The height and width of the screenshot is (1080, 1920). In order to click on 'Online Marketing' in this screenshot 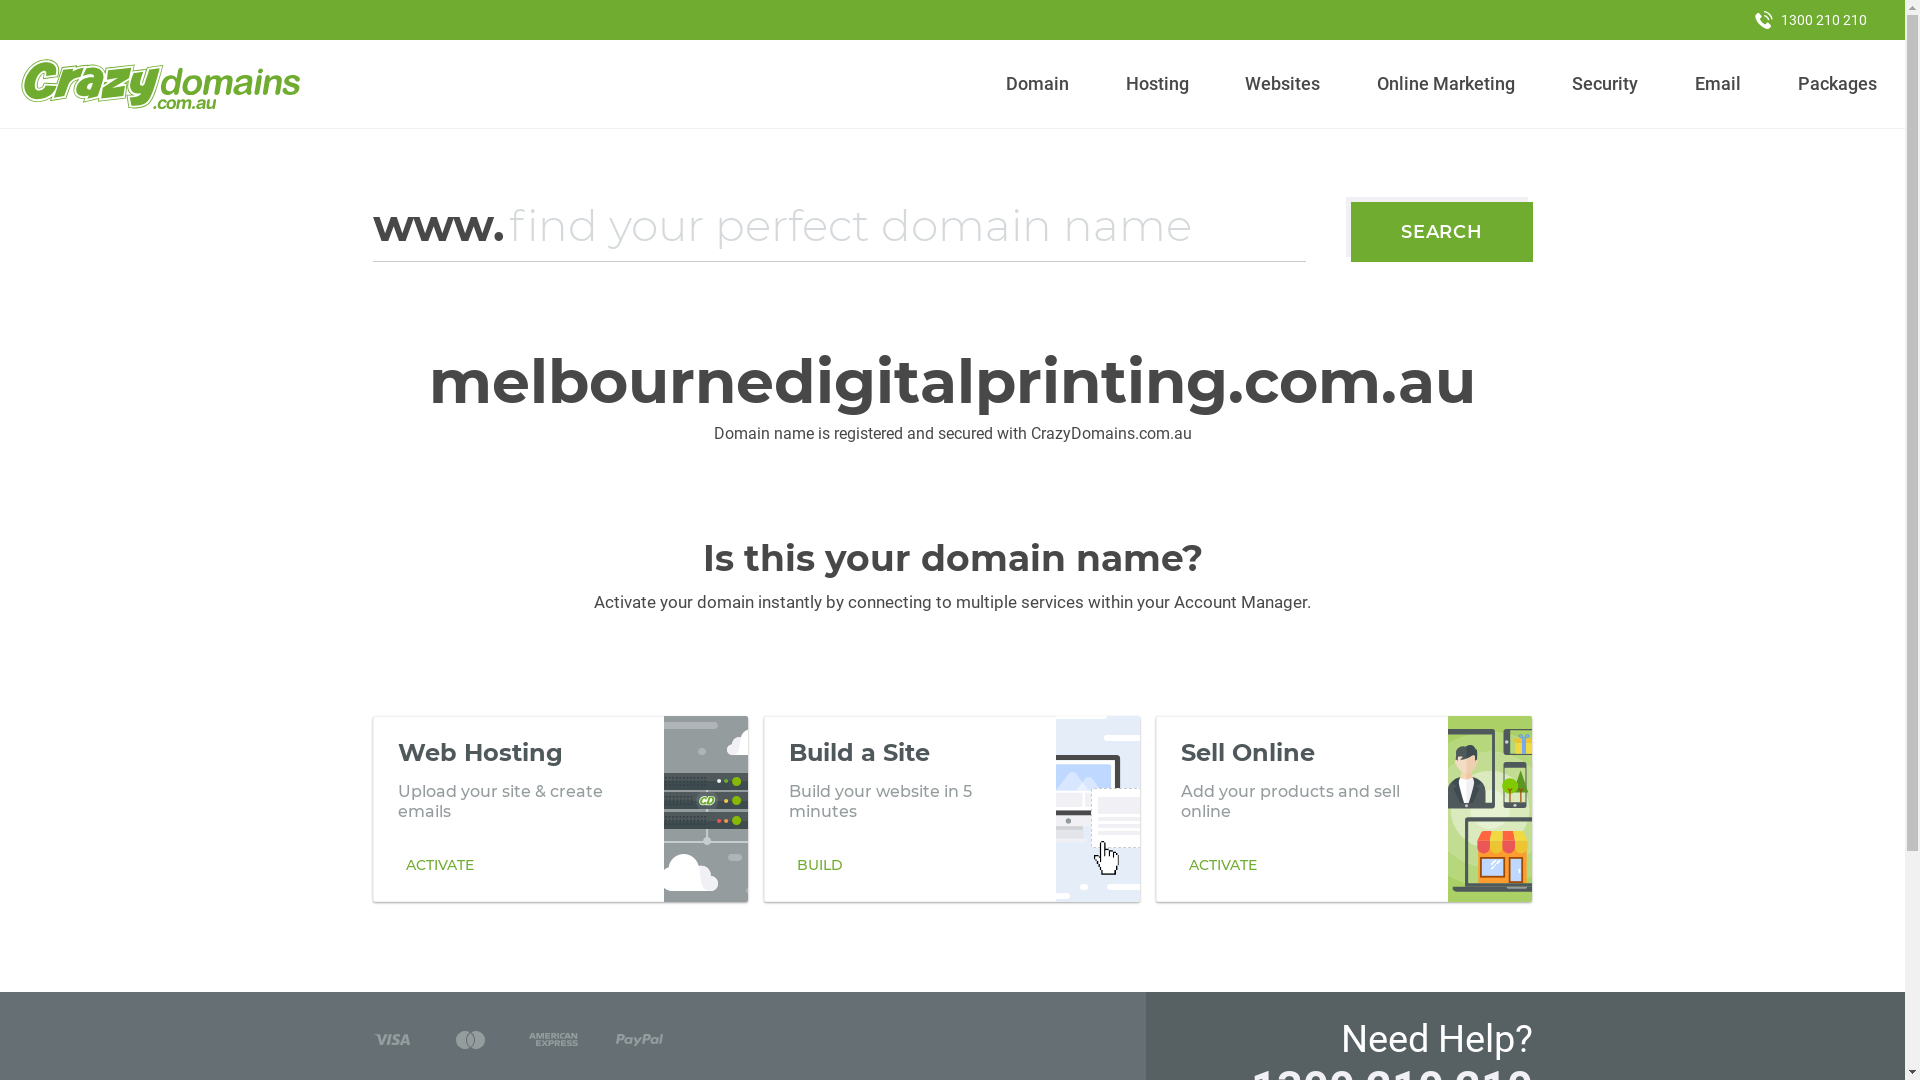, I will do `click(1446, 83)`.